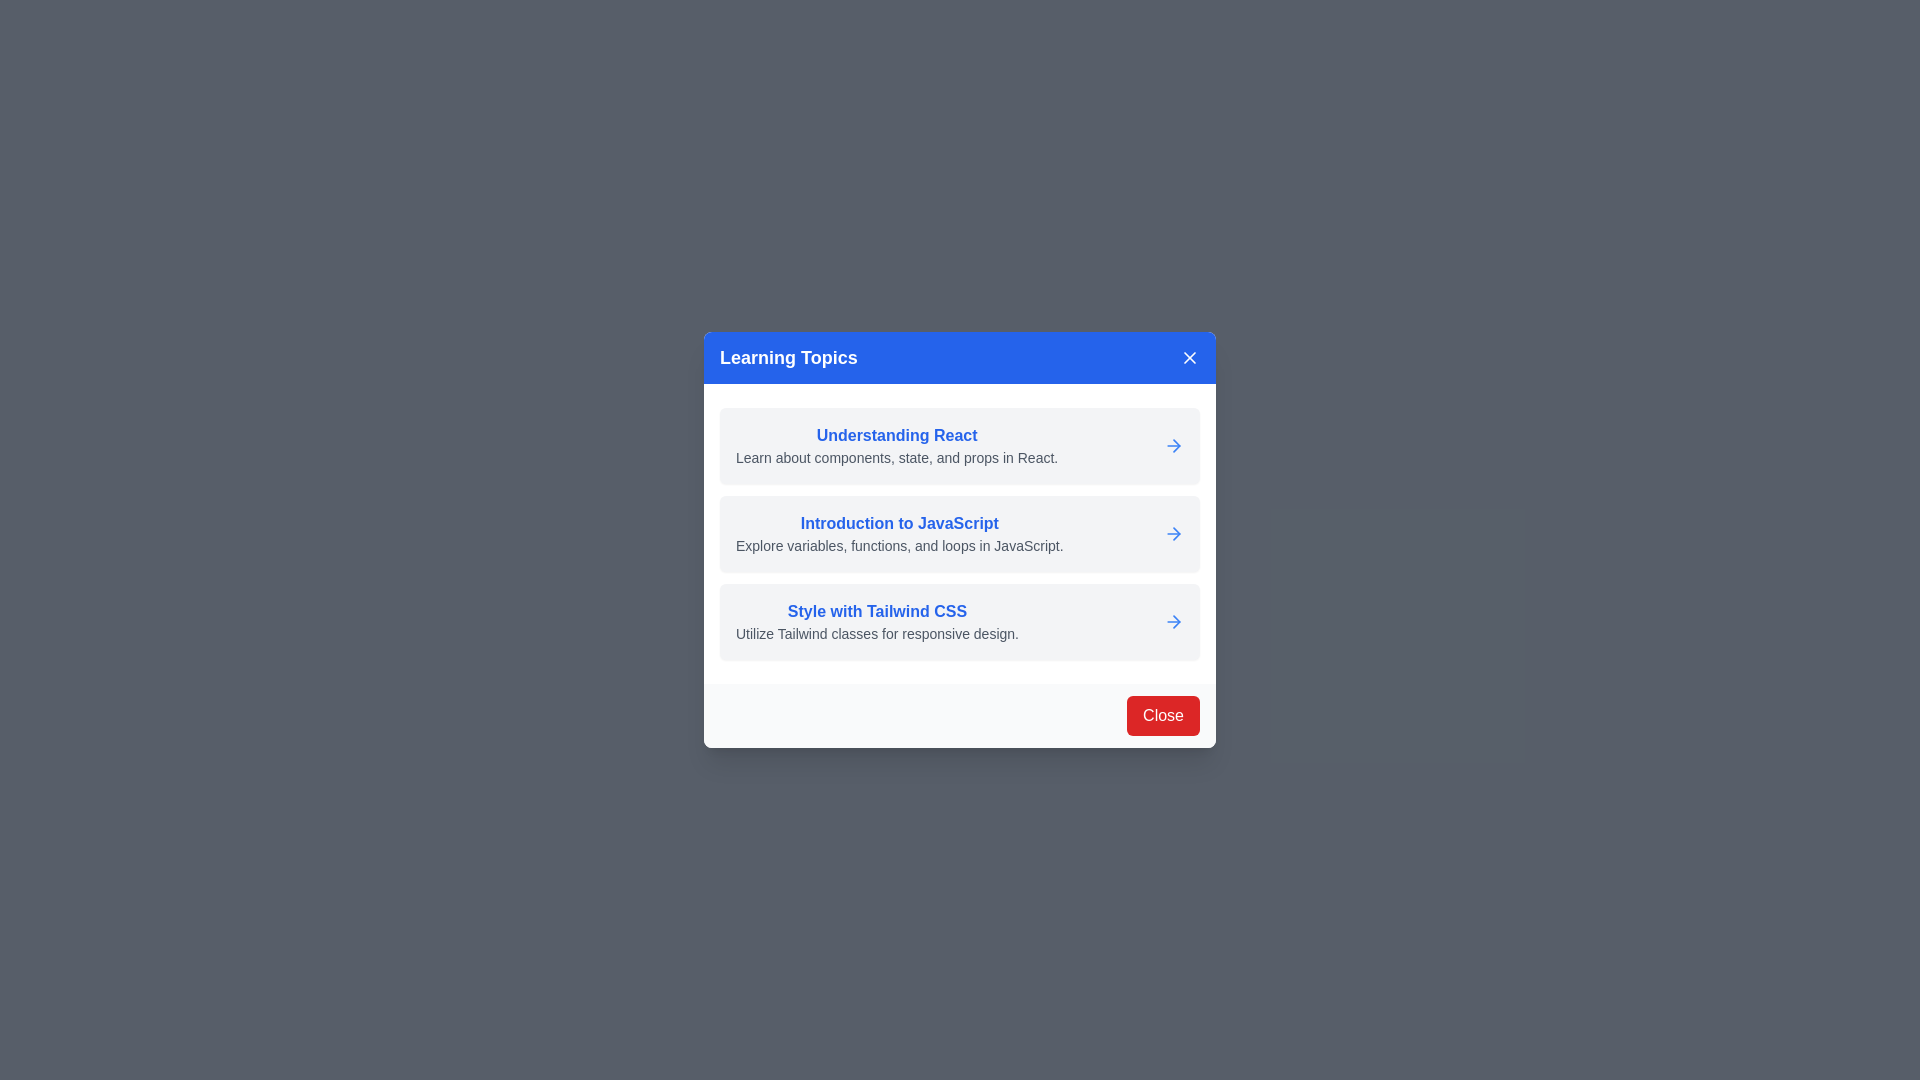  What do you see at coordinates (1176, 445) in the screenshot?
I see `the right-pointing arrow icon with a thin blue outline located in the first row under 'Learning Topics'` at bounding box center [1176, 445].